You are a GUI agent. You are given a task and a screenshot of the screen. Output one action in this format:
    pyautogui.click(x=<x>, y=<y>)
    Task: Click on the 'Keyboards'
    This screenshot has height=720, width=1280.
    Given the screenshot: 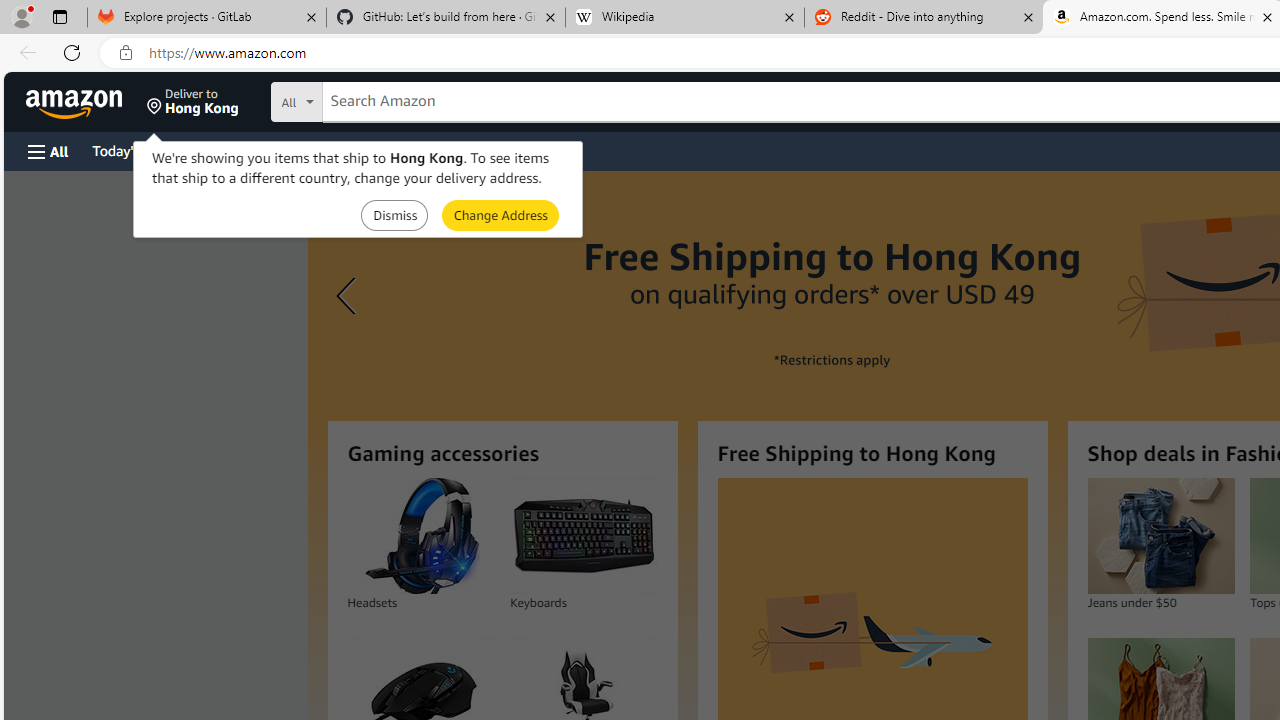 What is the action you would take?
    pyautogui.click(x=582, y=535)
    